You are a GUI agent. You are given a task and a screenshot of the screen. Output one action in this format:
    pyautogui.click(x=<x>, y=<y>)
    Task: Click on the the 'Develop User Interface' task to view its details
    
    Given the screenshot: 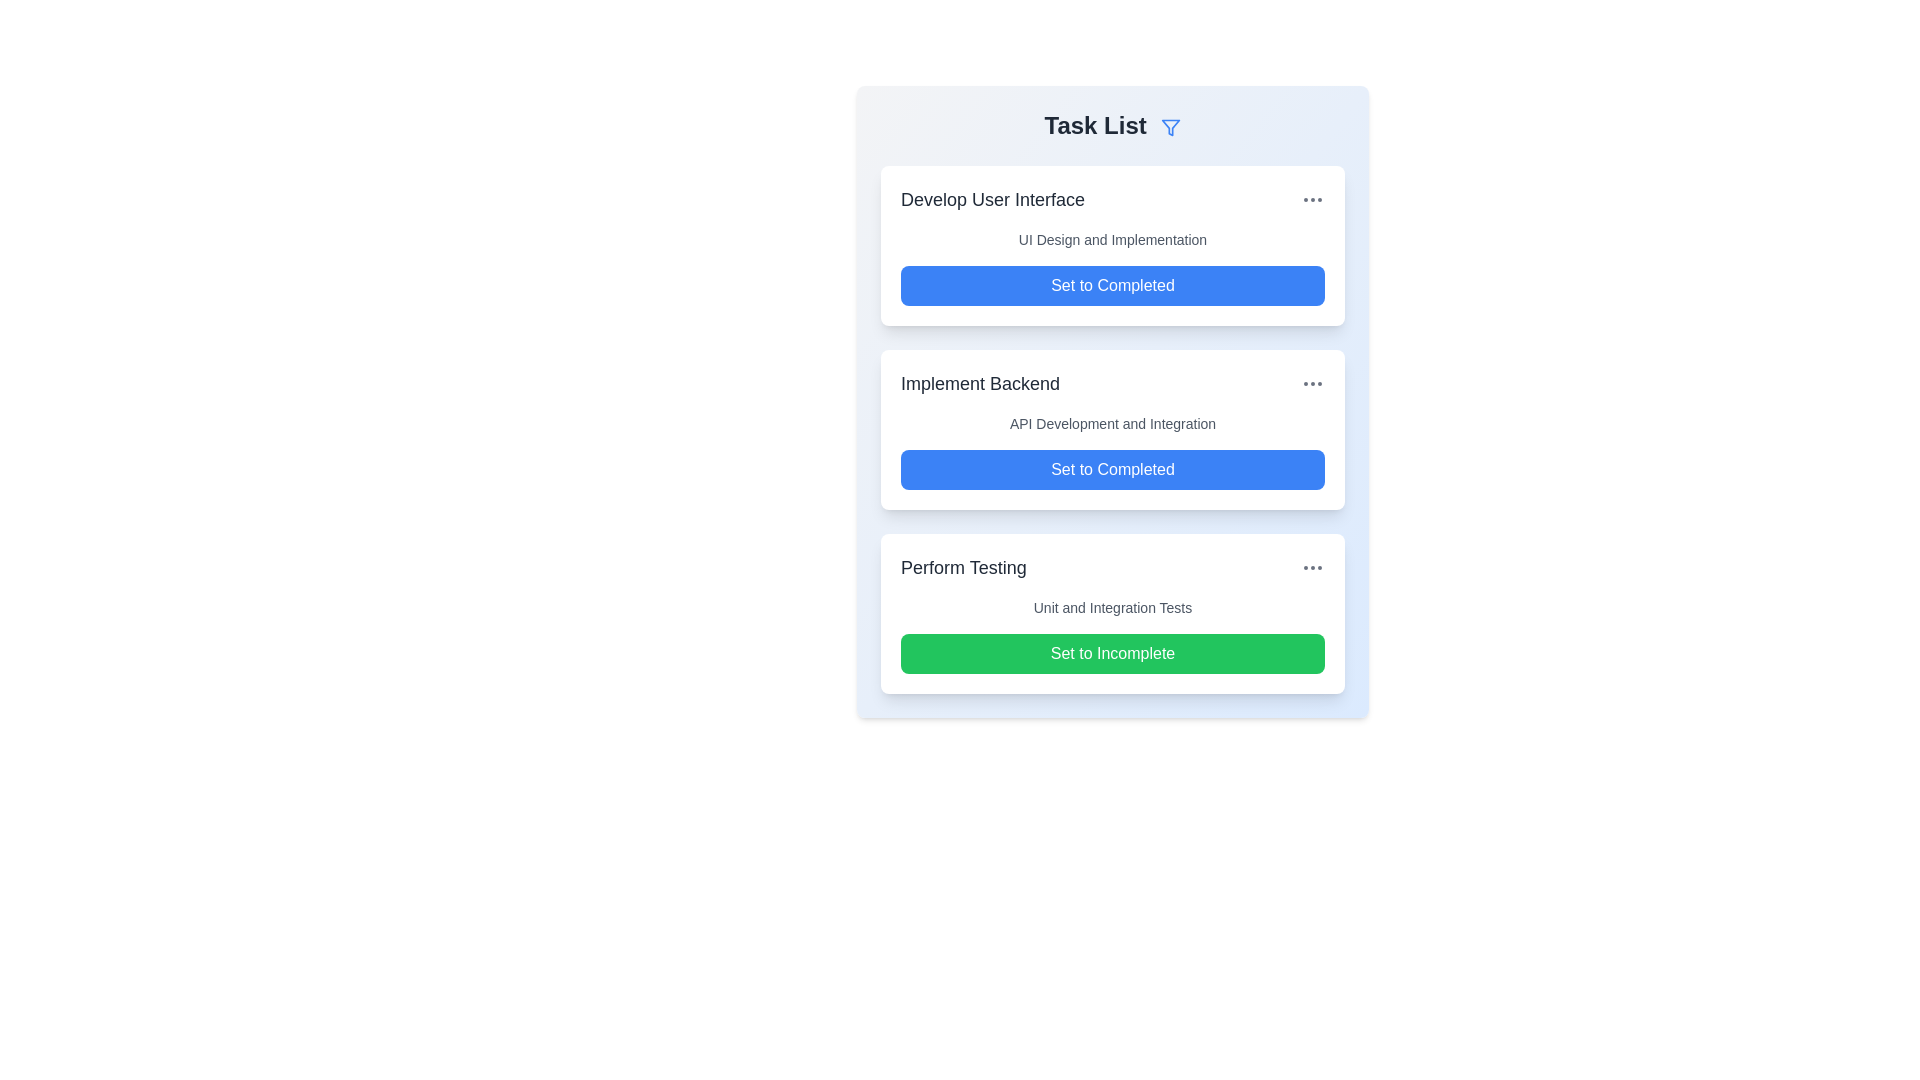 What is the action you would take?
    pyautogui.click(x=993, y=200)
    